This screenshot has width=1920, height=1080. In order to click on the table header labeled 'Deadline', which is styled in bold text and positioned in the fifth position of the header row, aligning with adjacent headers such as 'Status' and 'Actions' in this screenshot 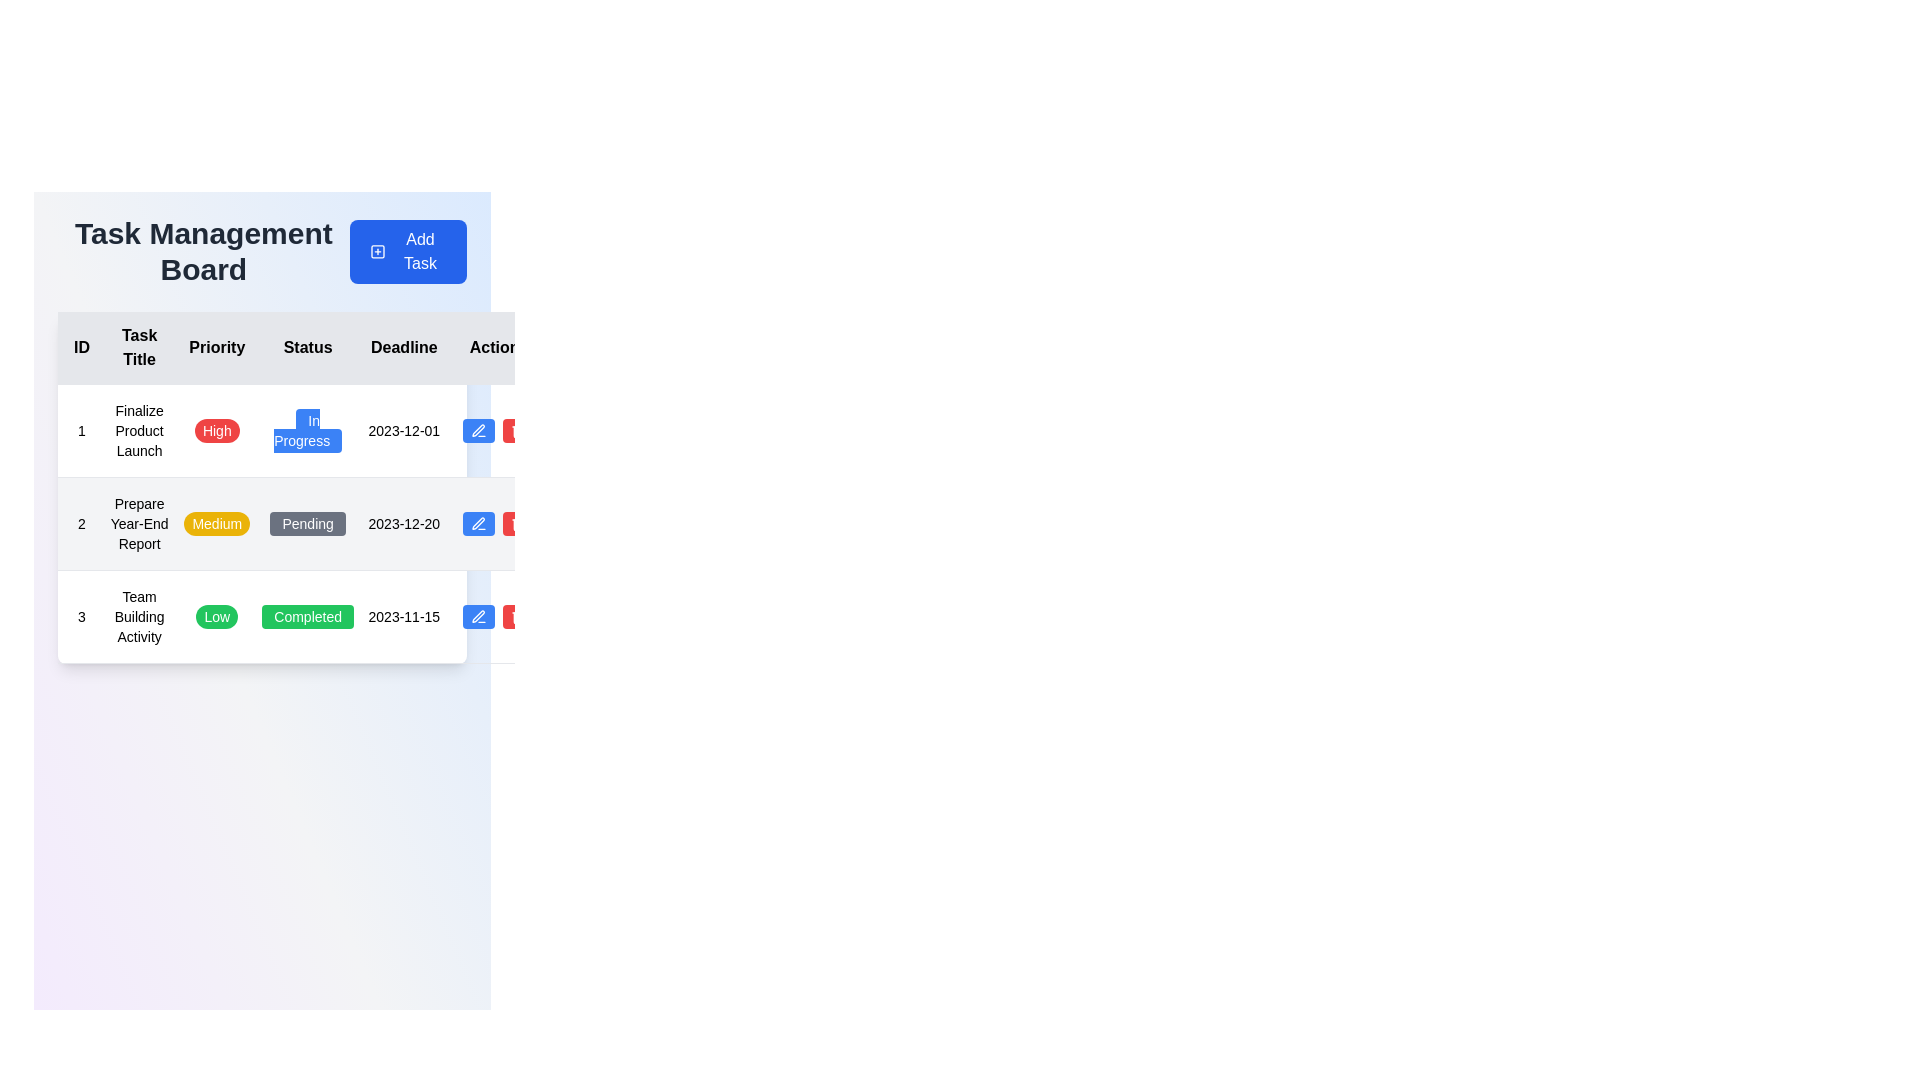, I will do `click(403, 347)`.